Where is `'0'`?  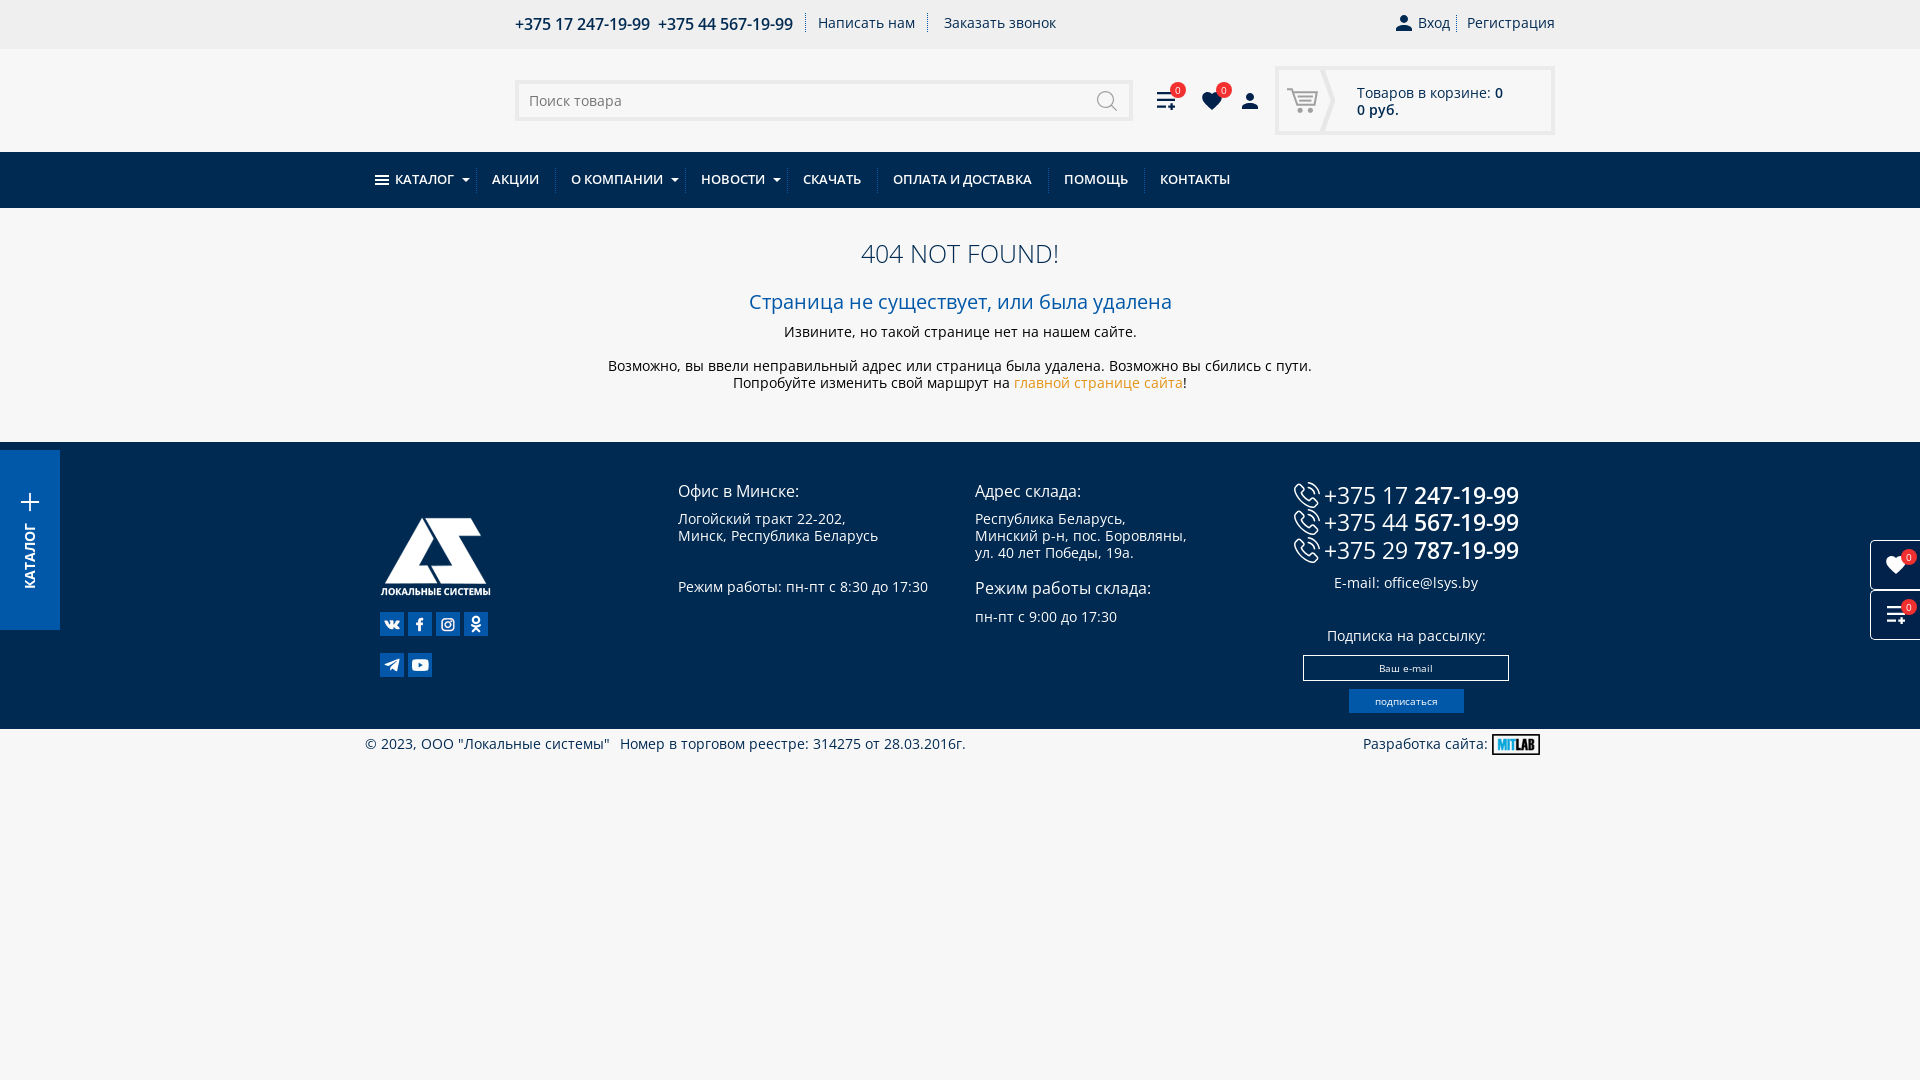 '0' is located at coordinates (1189, 100).